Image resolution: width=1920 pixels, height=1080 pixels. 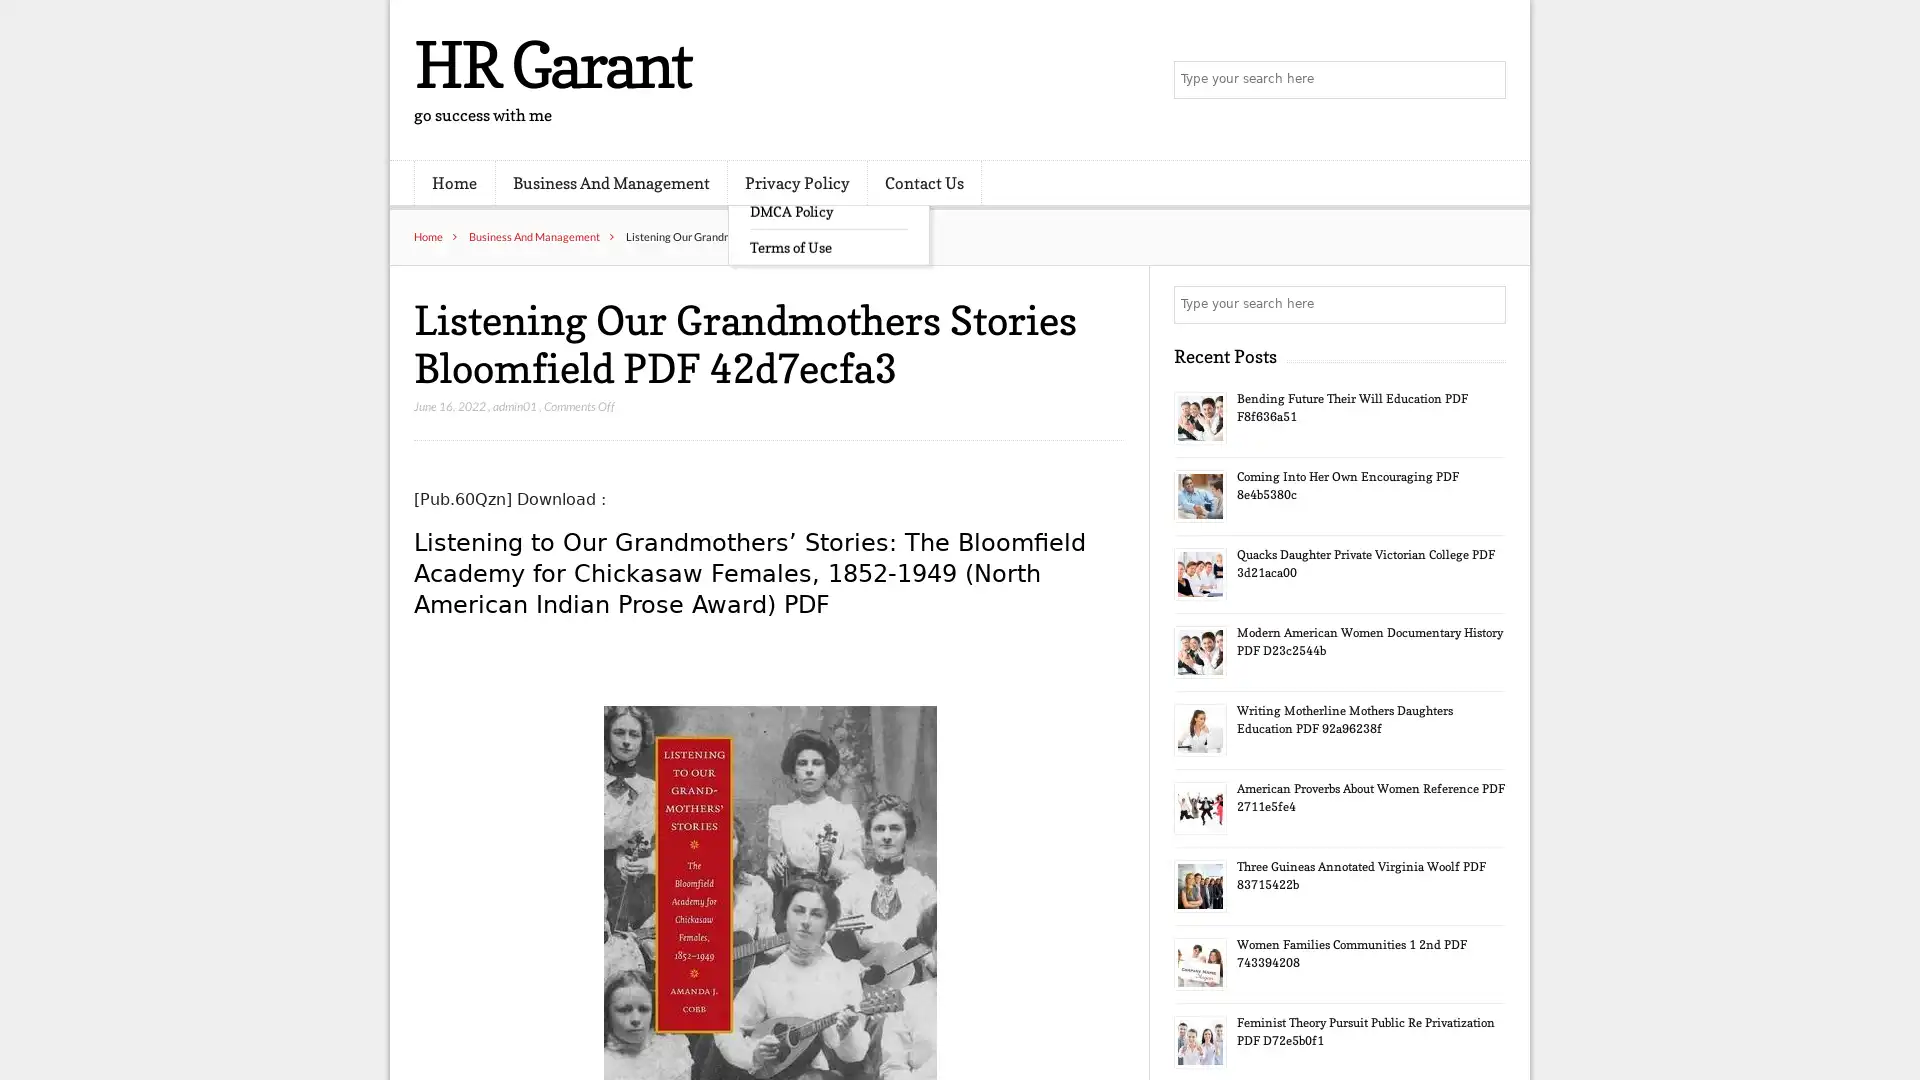 I want to click on Search, so click(x=1485, y=80).